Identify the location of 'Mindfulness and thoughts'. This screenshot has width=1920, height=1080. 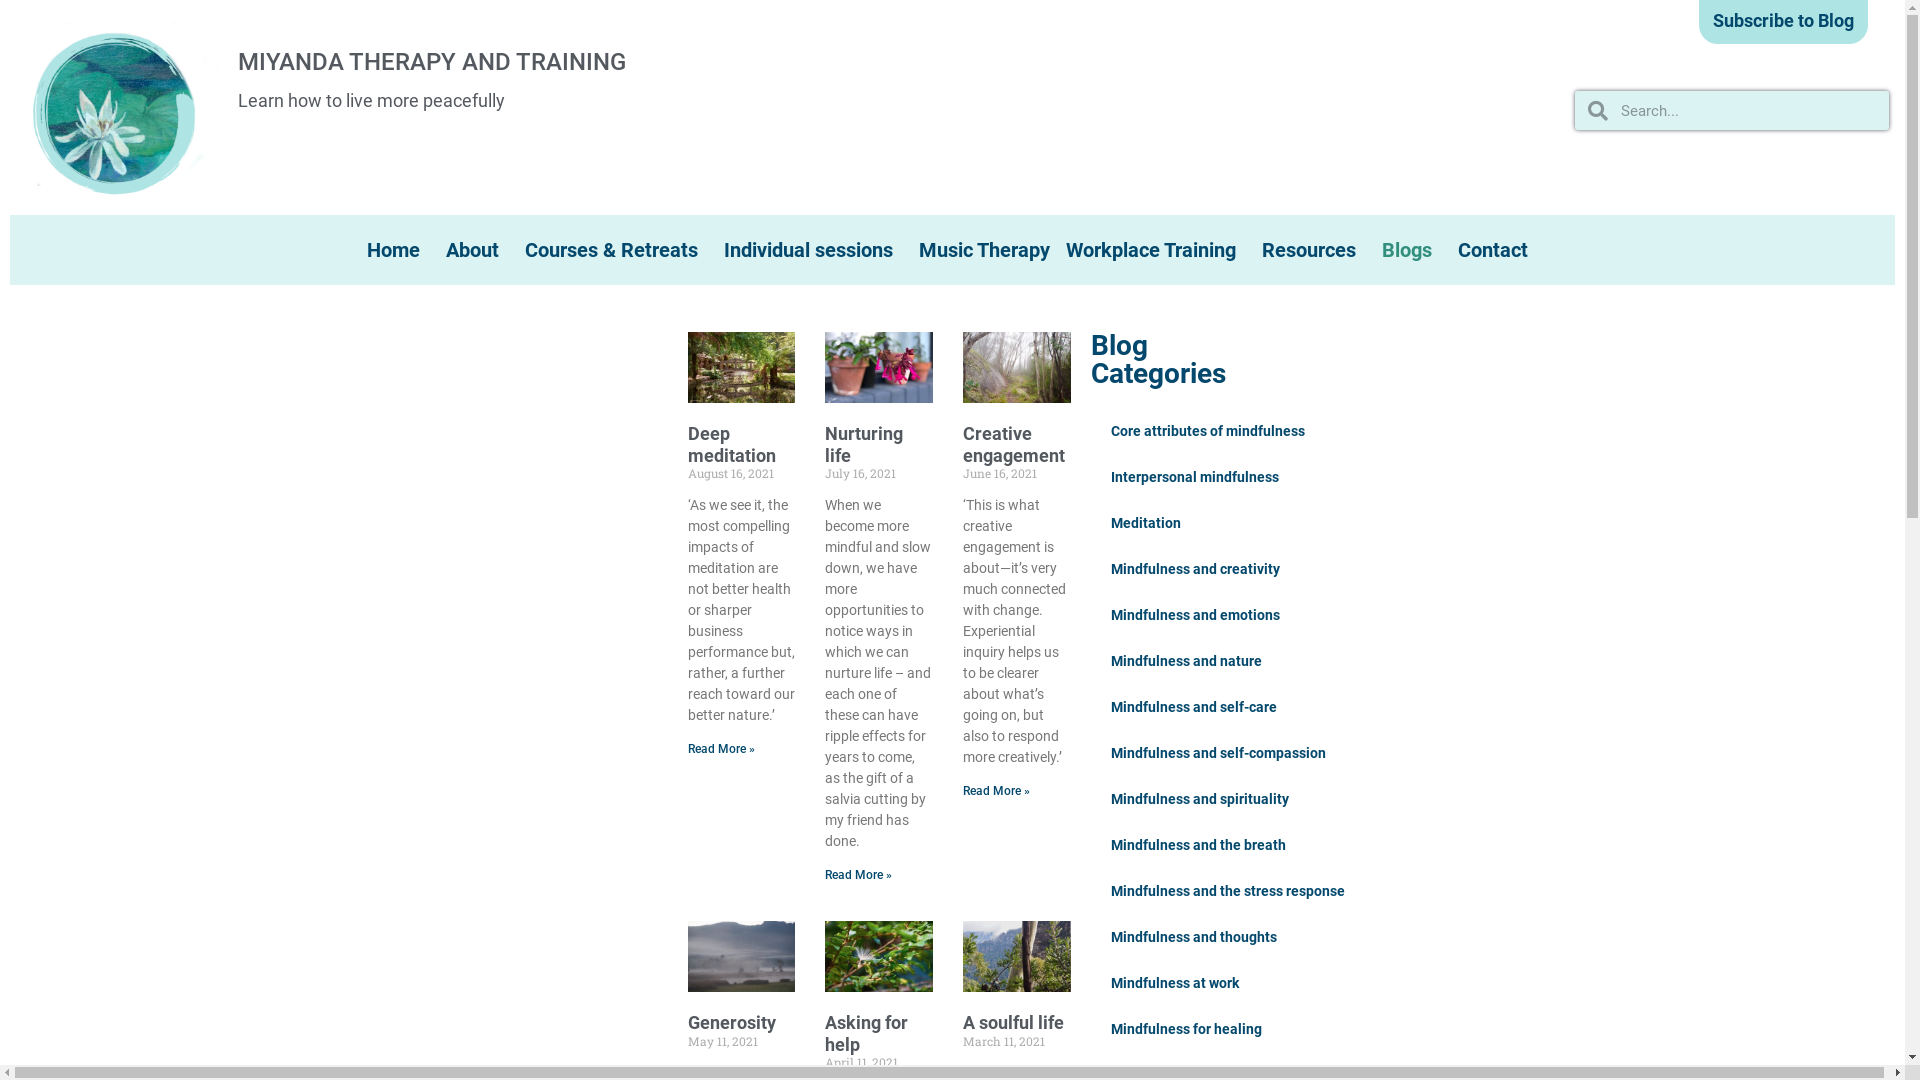
(1194, 937).